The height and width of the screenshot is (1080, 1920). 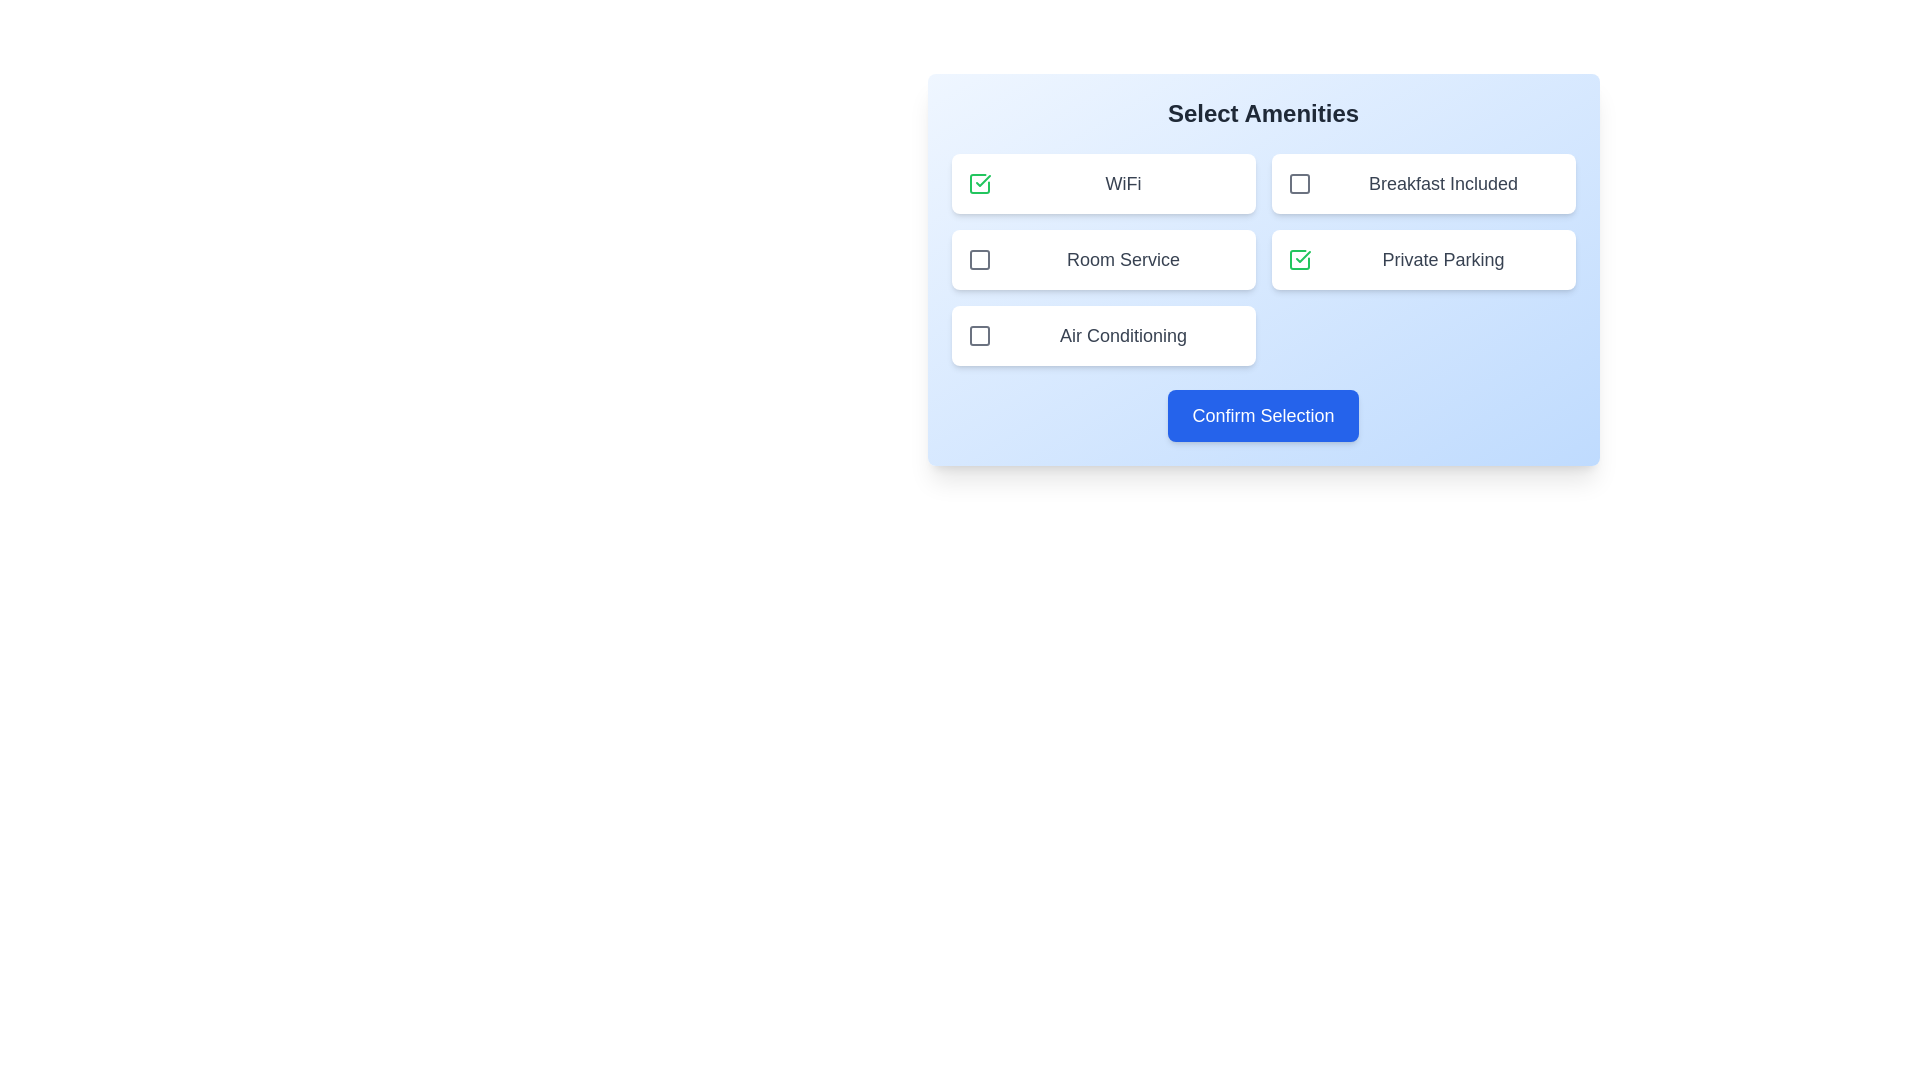 I want to click on the green-bordered checkbox with a bold green checkmark next to the 'Private Parking' text, so click(x=1299, y=258).